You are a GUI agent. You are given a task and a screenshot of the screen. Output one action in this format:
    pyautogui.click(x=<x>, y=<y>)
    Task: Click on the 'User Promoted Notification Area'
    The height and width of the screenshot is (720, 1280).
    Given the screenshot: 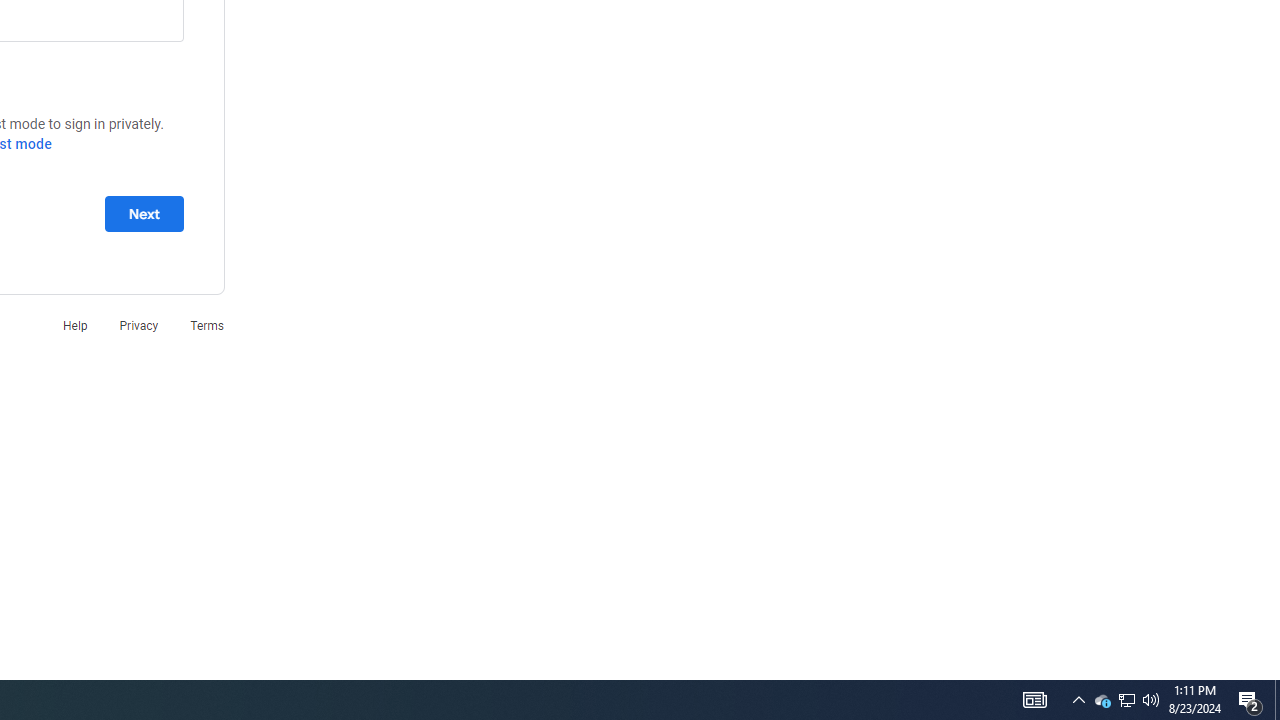 What is the action you would take?
    pyautogui.click(x=1127, y=698)
    